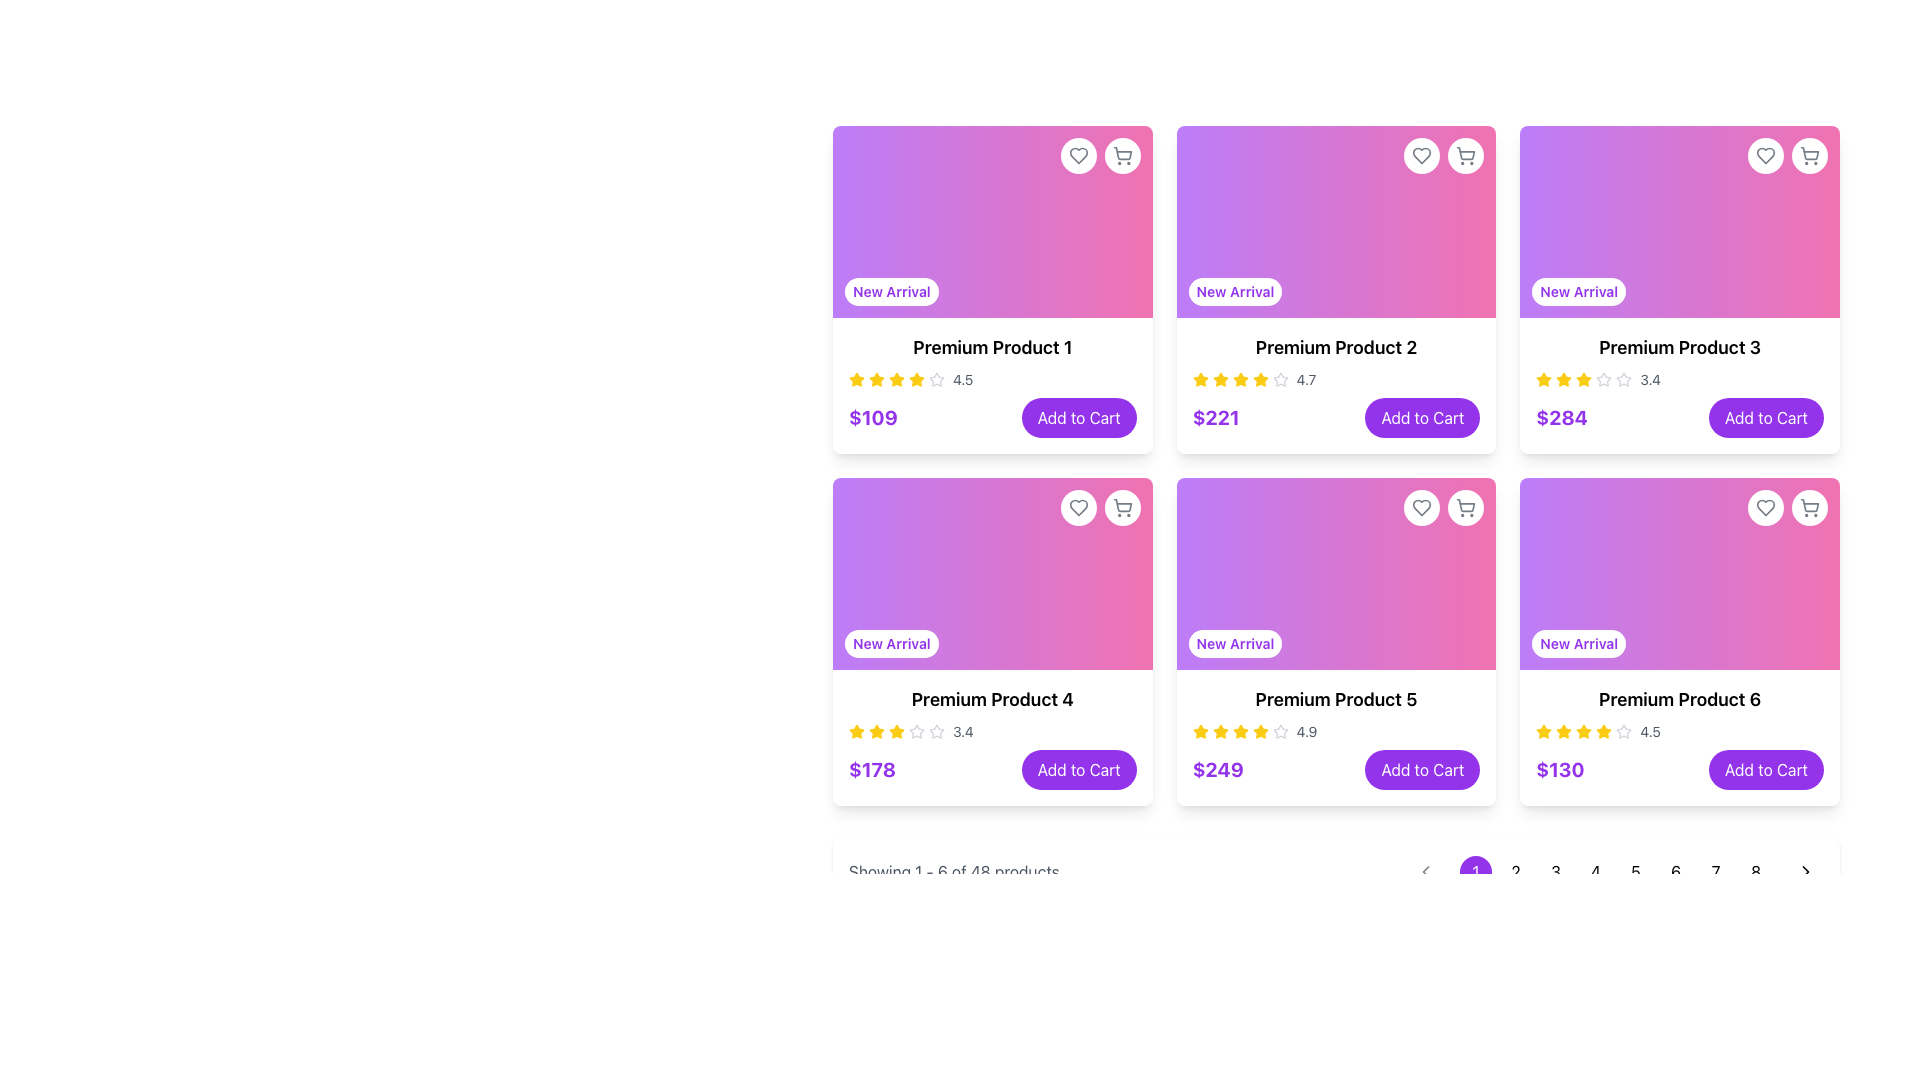  What do you see at coordinates (1259, 379) in the screenshot?
I see `the second star icon in the rating system of the 'Premium Product 2' card, which is a five-pointed yellow star used for ratings` at bounding box center [1259, 379].